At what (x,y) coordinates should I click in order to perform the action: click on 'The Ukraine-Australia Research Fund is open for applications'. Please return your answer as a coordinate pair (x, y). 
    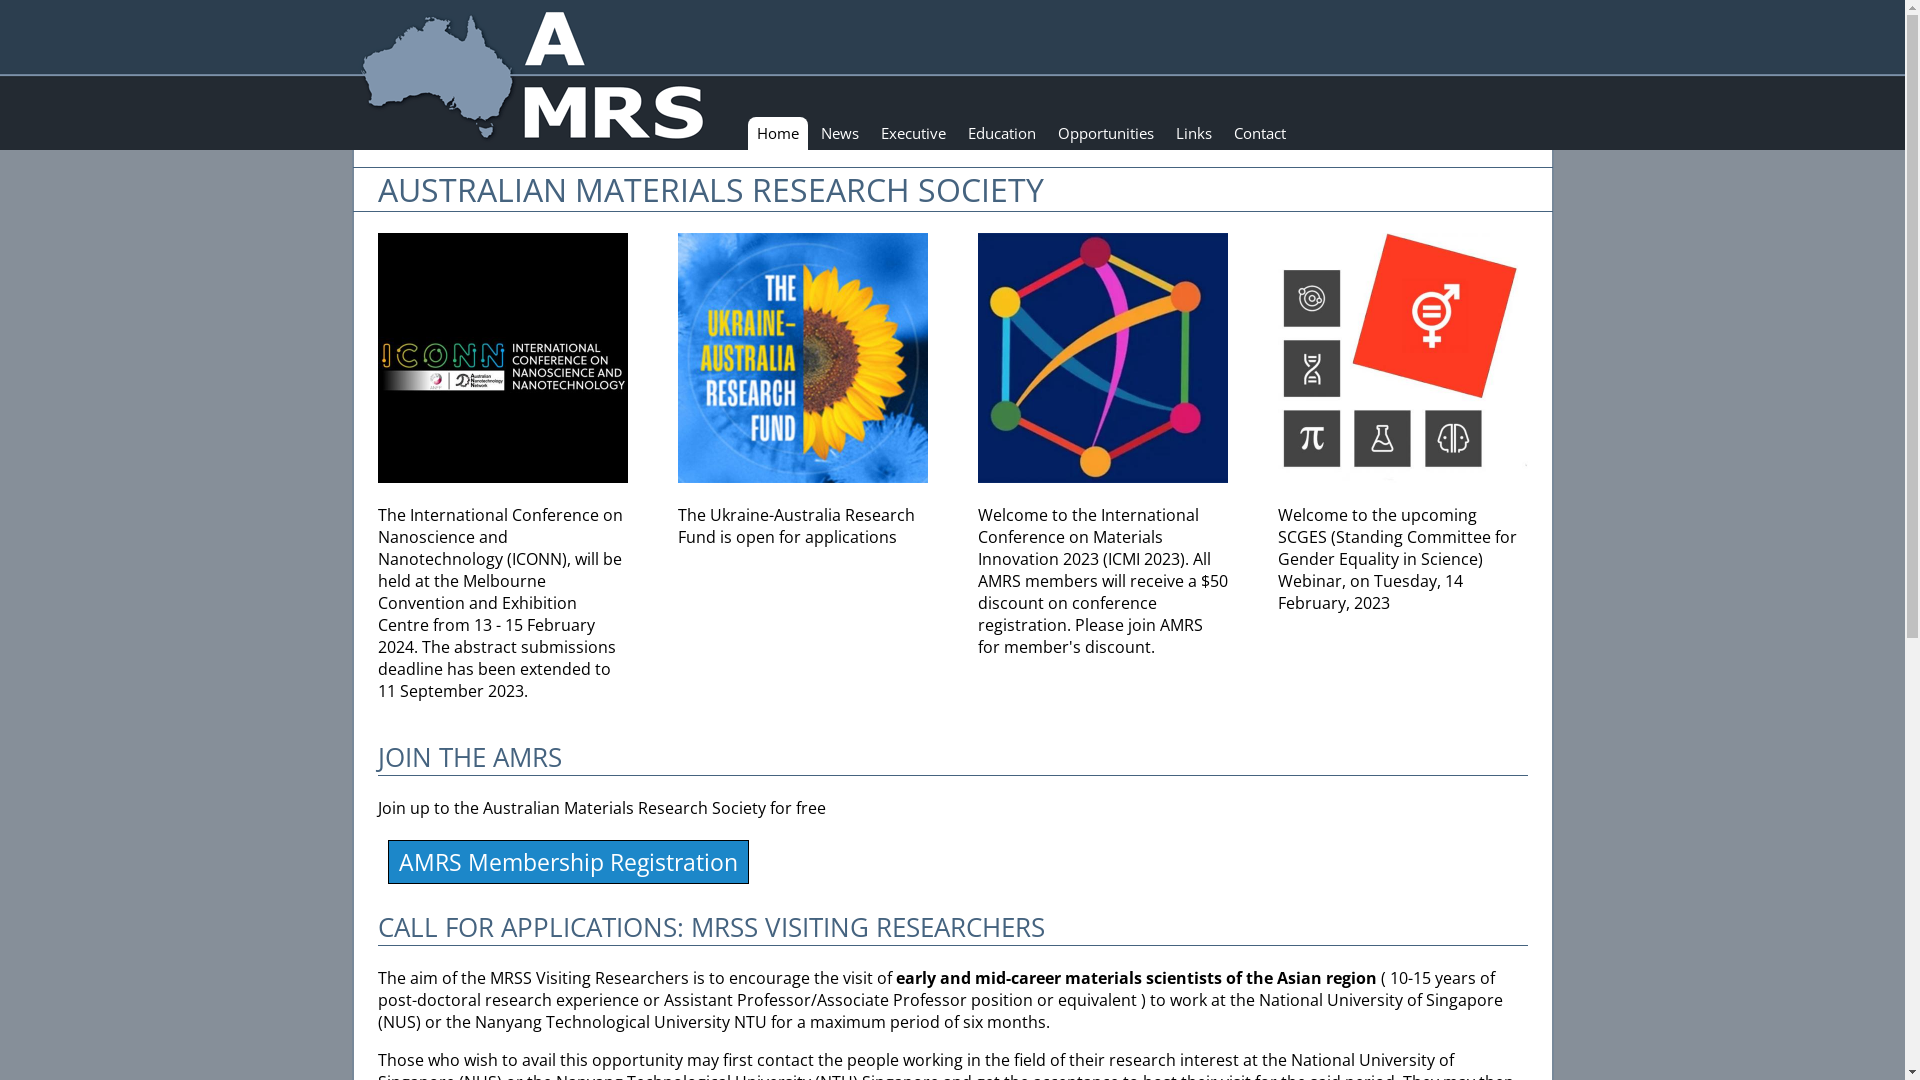
    Looking at the image, I should click on (802, 505).